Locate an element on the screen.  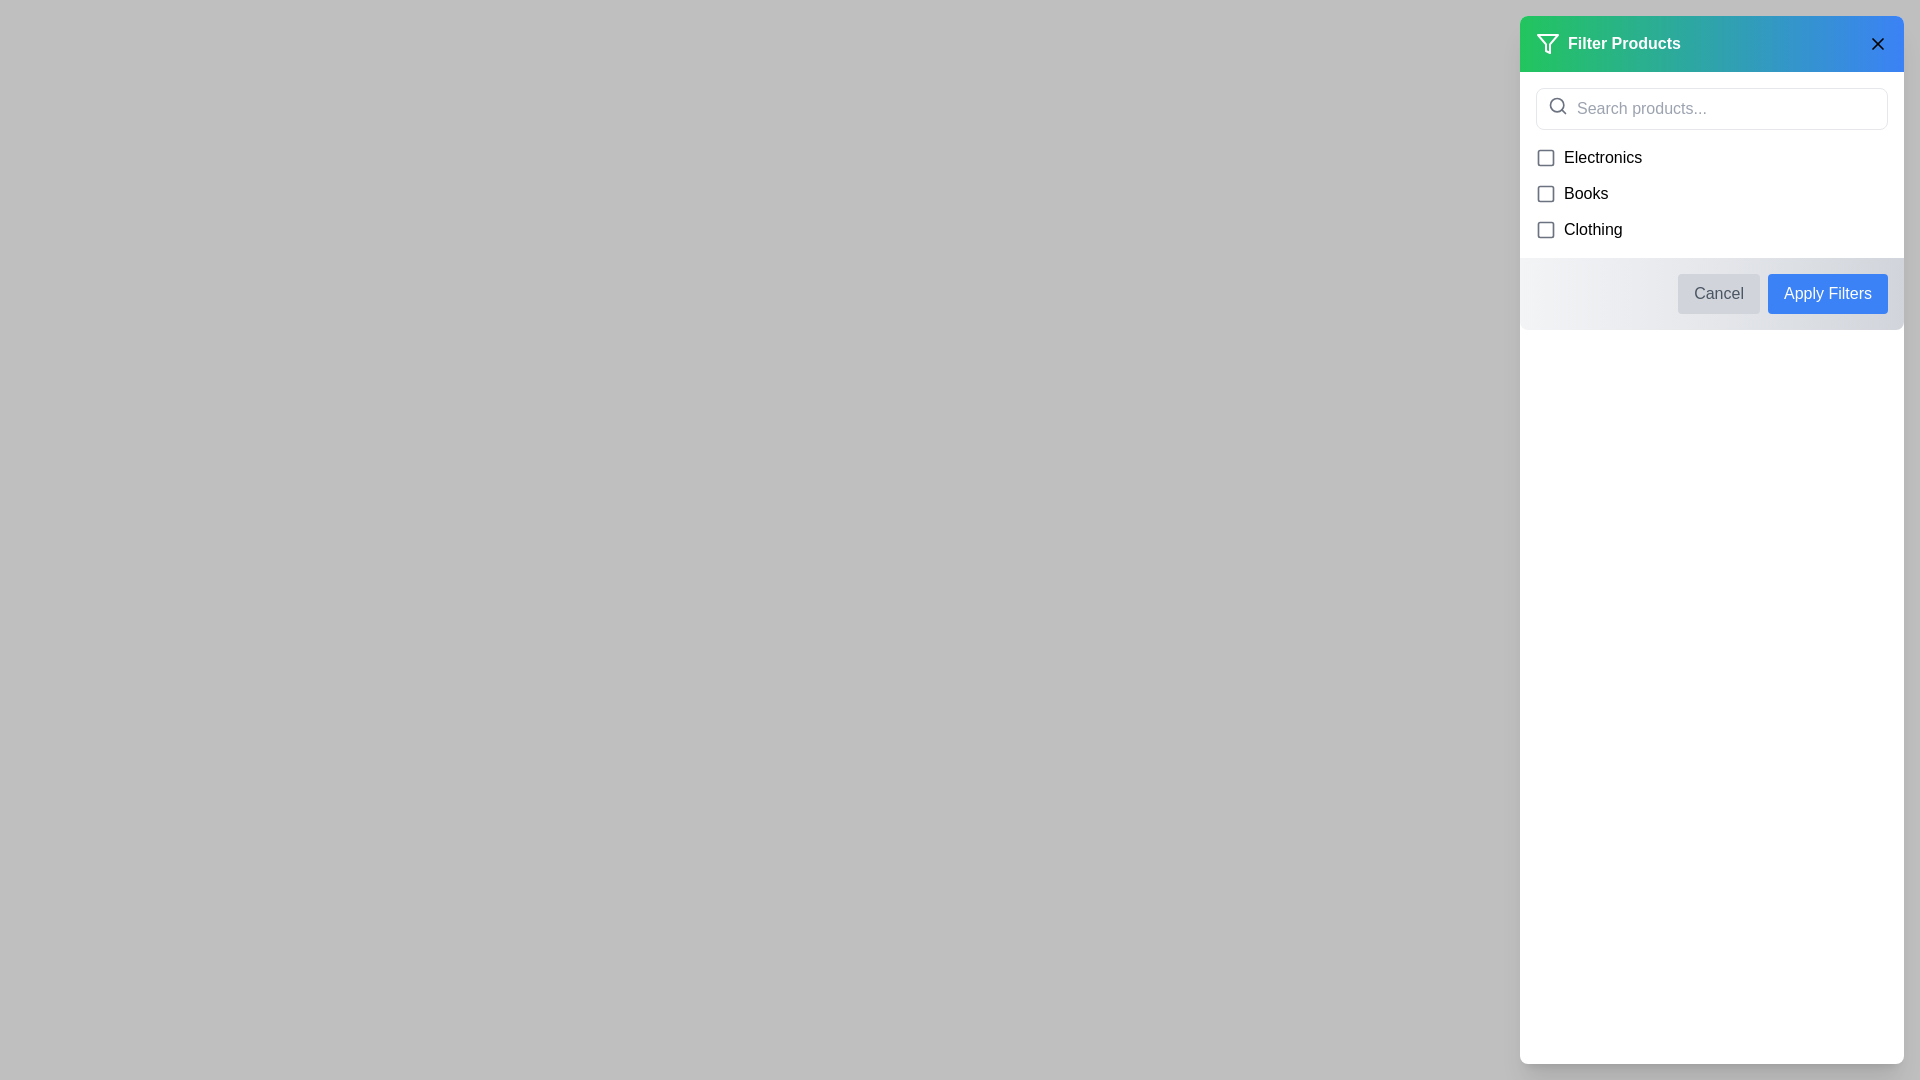
the checkbox labeled 'Electronics' is located at coordinates (1544, 157).